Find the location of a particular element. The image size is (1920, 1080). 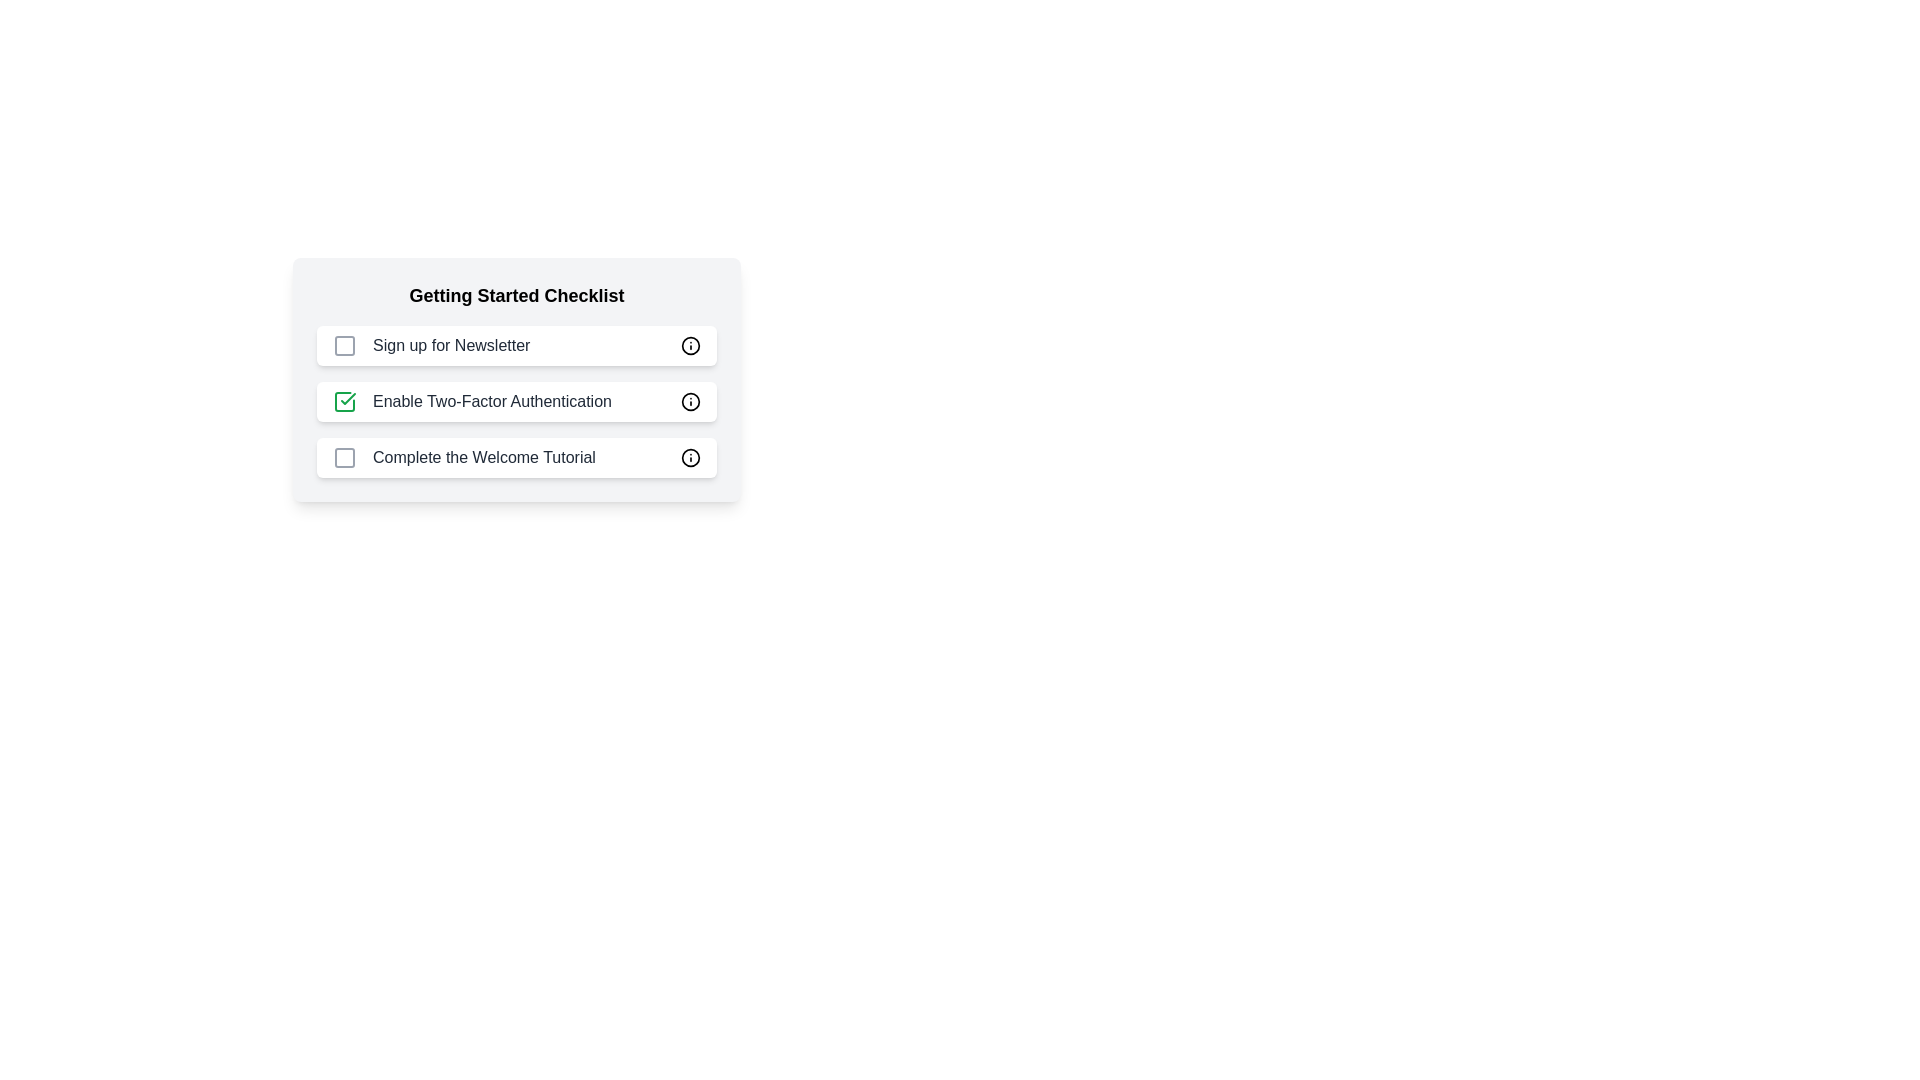

the circular information icon located to the right of the 'Enable Two-Factor Authentication' text is located at coordinates (691, 401).